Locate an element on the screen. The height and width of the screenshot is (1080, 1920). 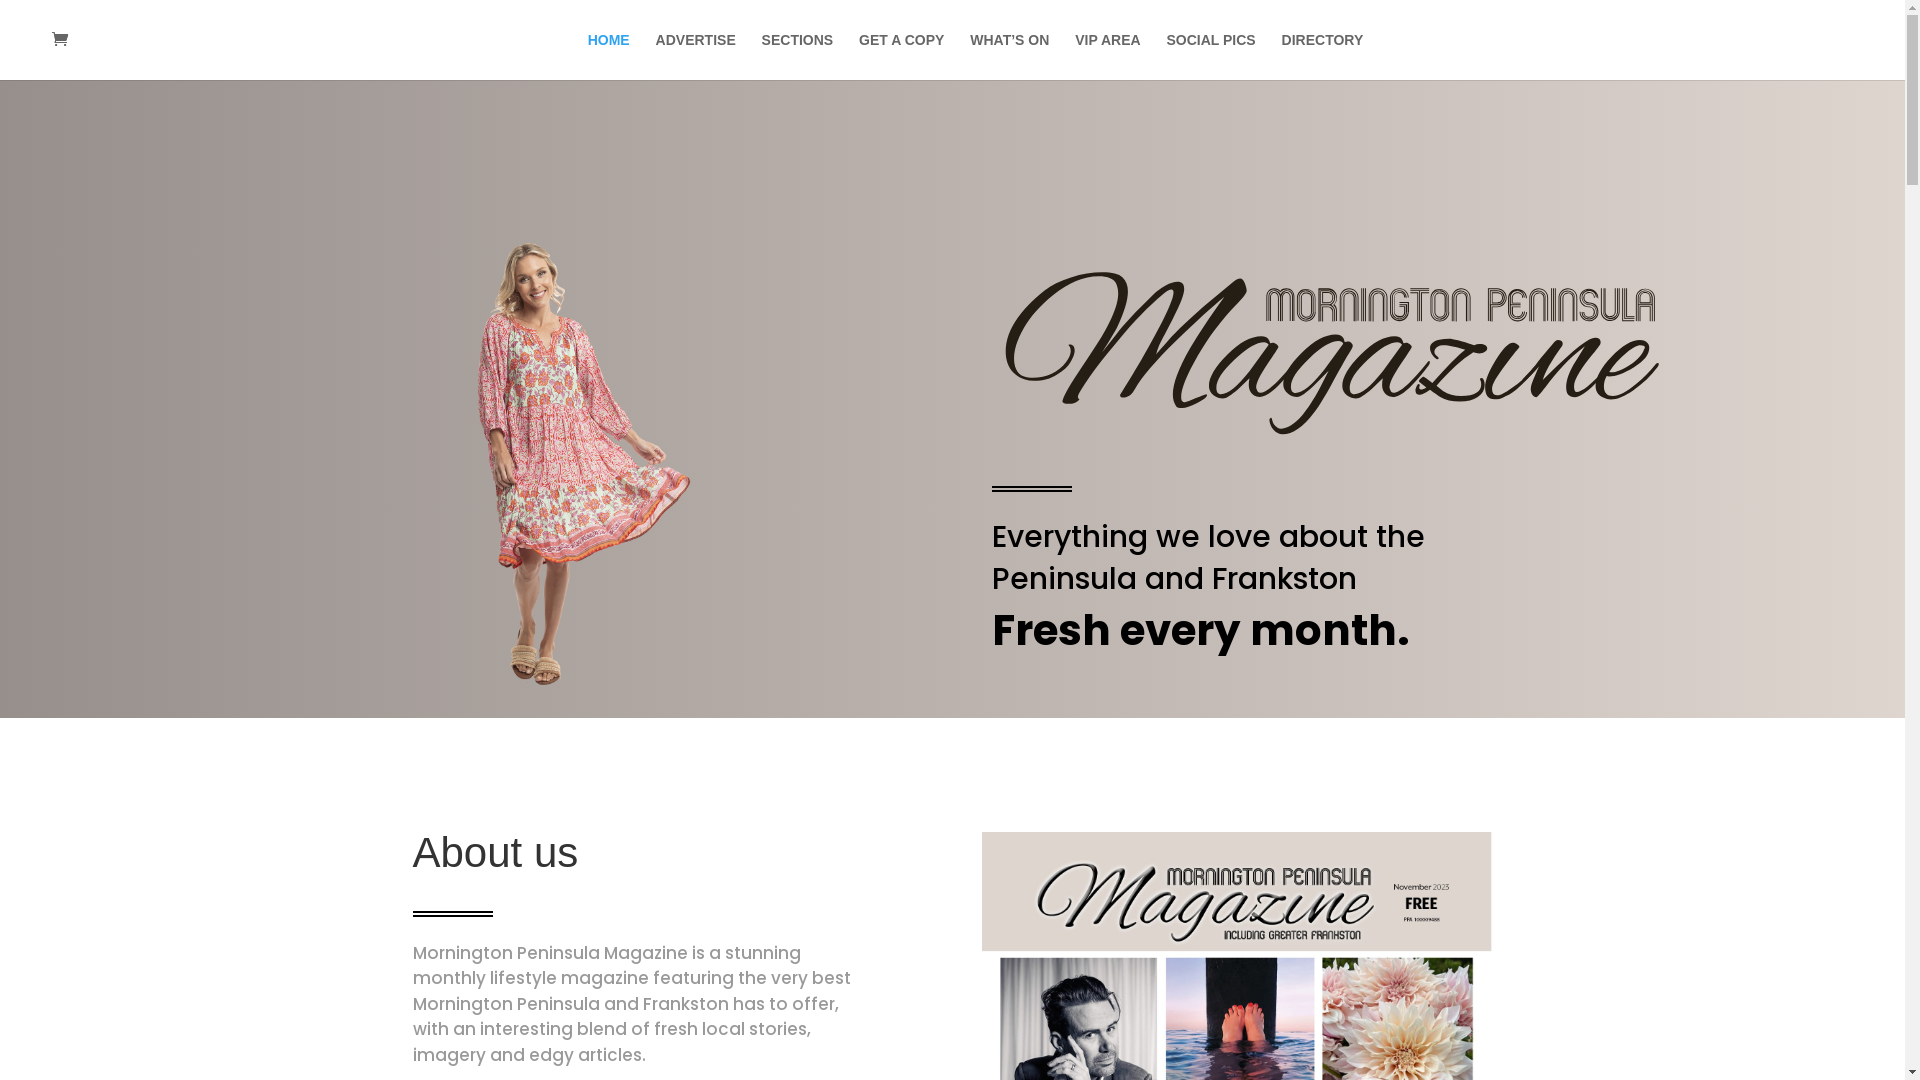
'yoko' is located at coordinates (571, 467).